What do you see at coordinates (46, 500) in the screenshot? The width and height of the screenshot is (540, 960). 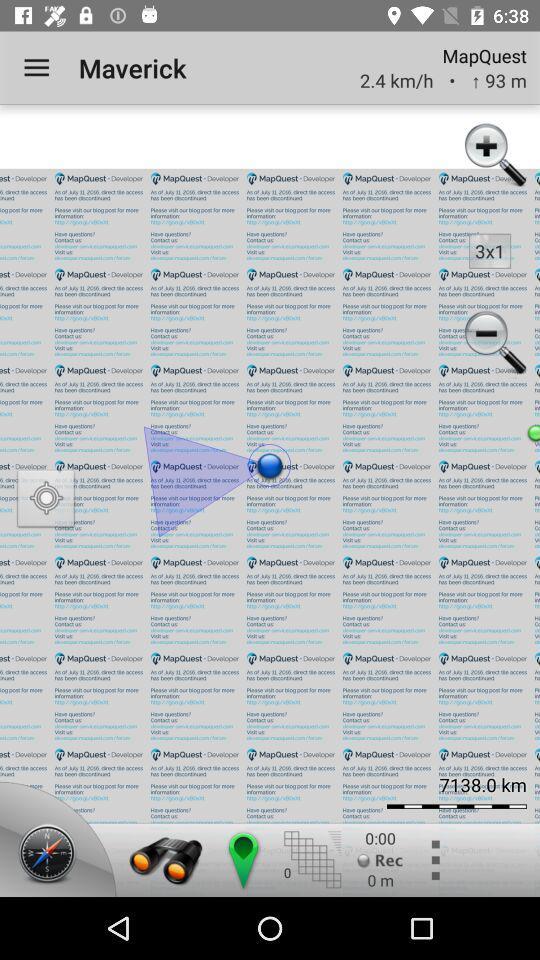 I see `turn on gps` at bounding box center [46, 500].